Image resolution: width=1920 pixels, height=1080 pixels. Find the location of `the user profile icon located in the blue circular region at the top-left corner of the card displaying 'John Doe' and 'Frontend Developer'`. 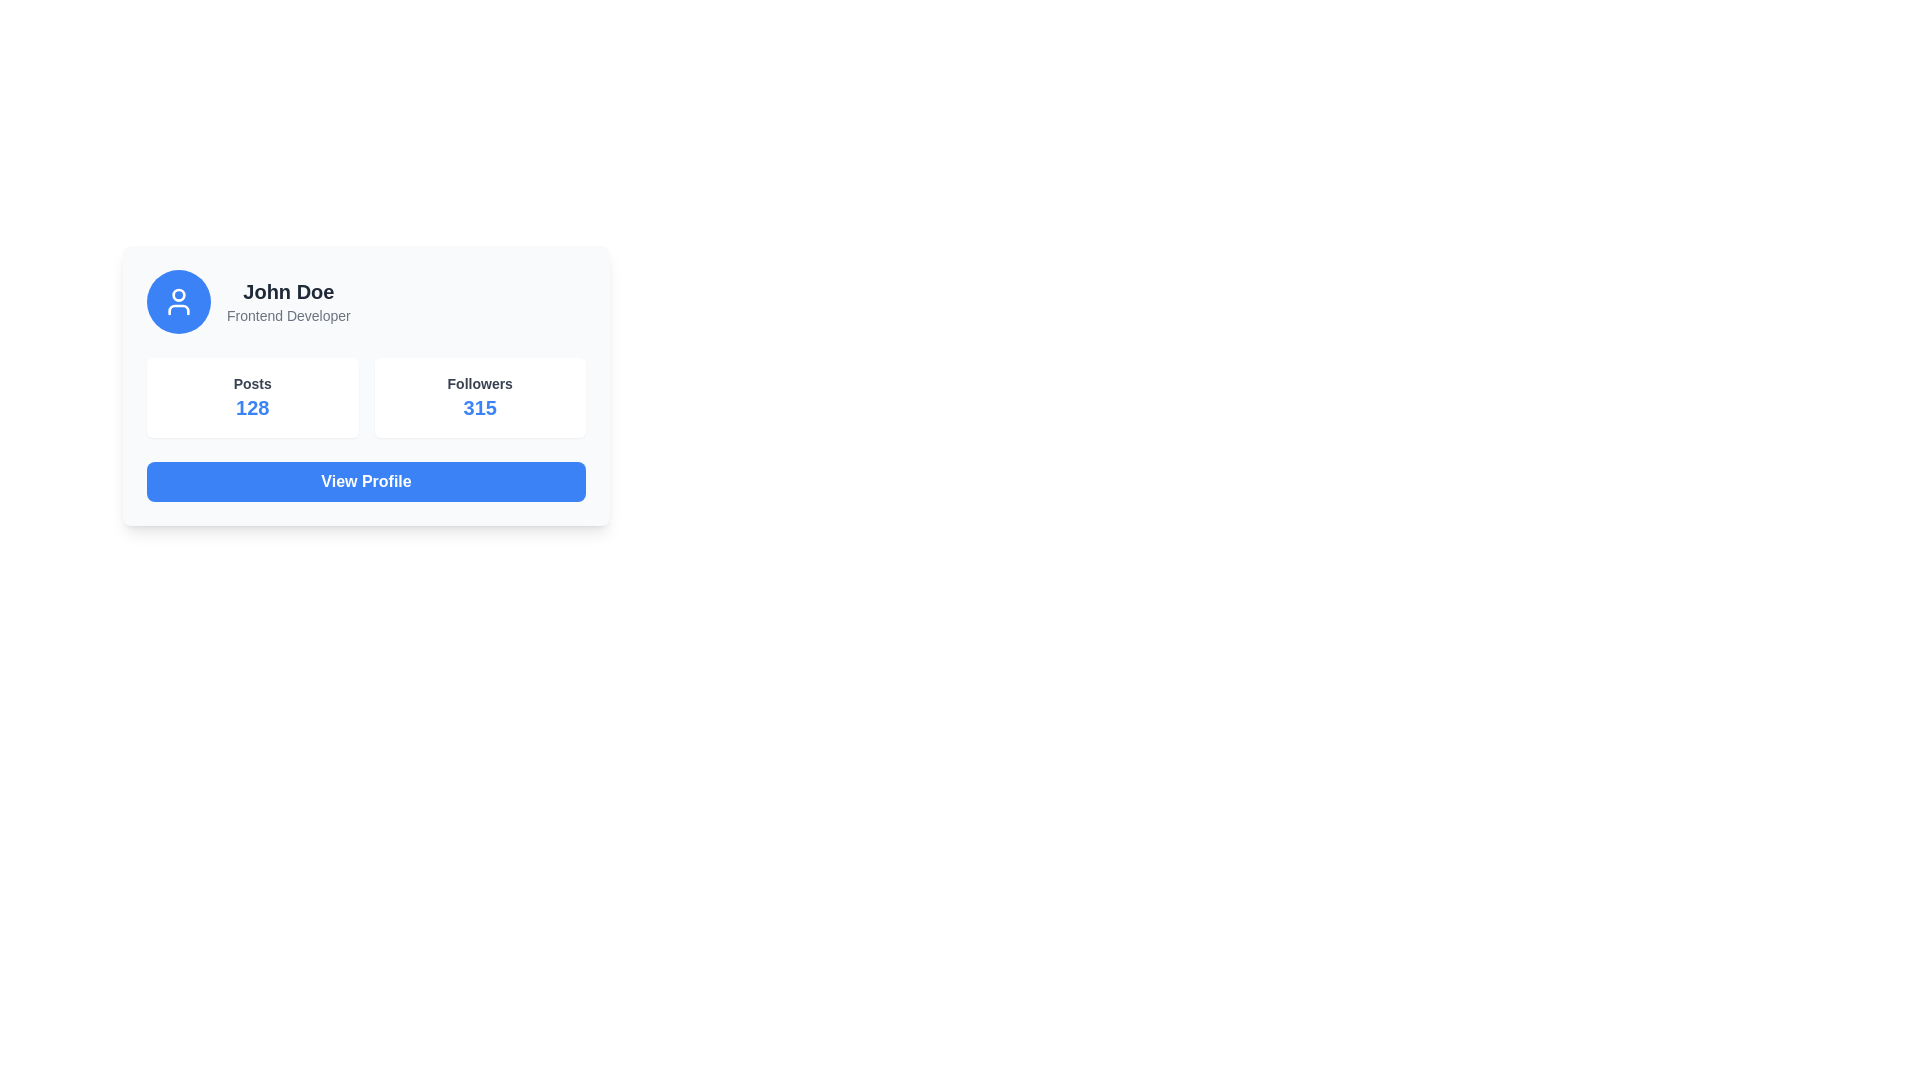

the user profile icon located in the blue circular region at the top-left corner of the card displaying 'John Doe' and 'Frontend Developer' is located at coordinates (178, 301).